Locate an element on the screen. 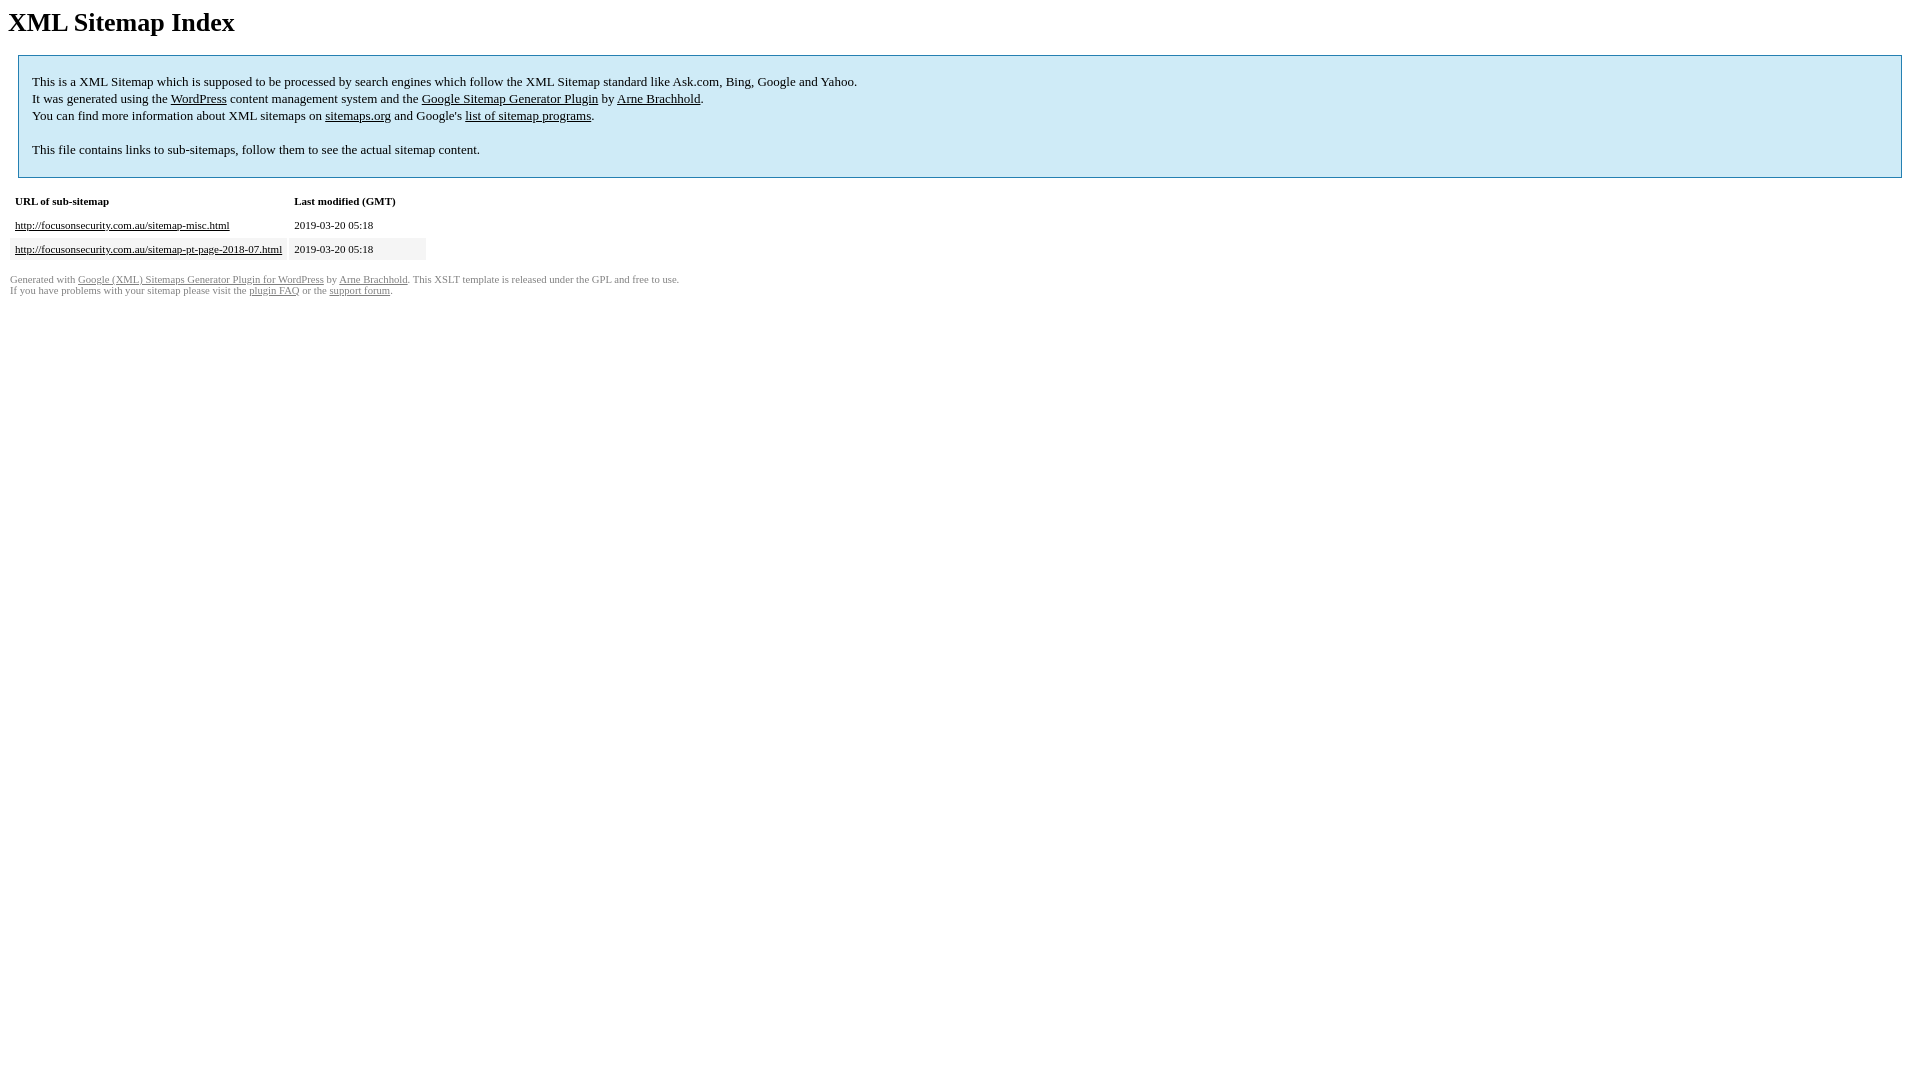 The width and height of the screenshot is (1920, 1080). 'http://focusonsecurity.com.au/sitemap-misc.html' is located at coordinates (14, 224).